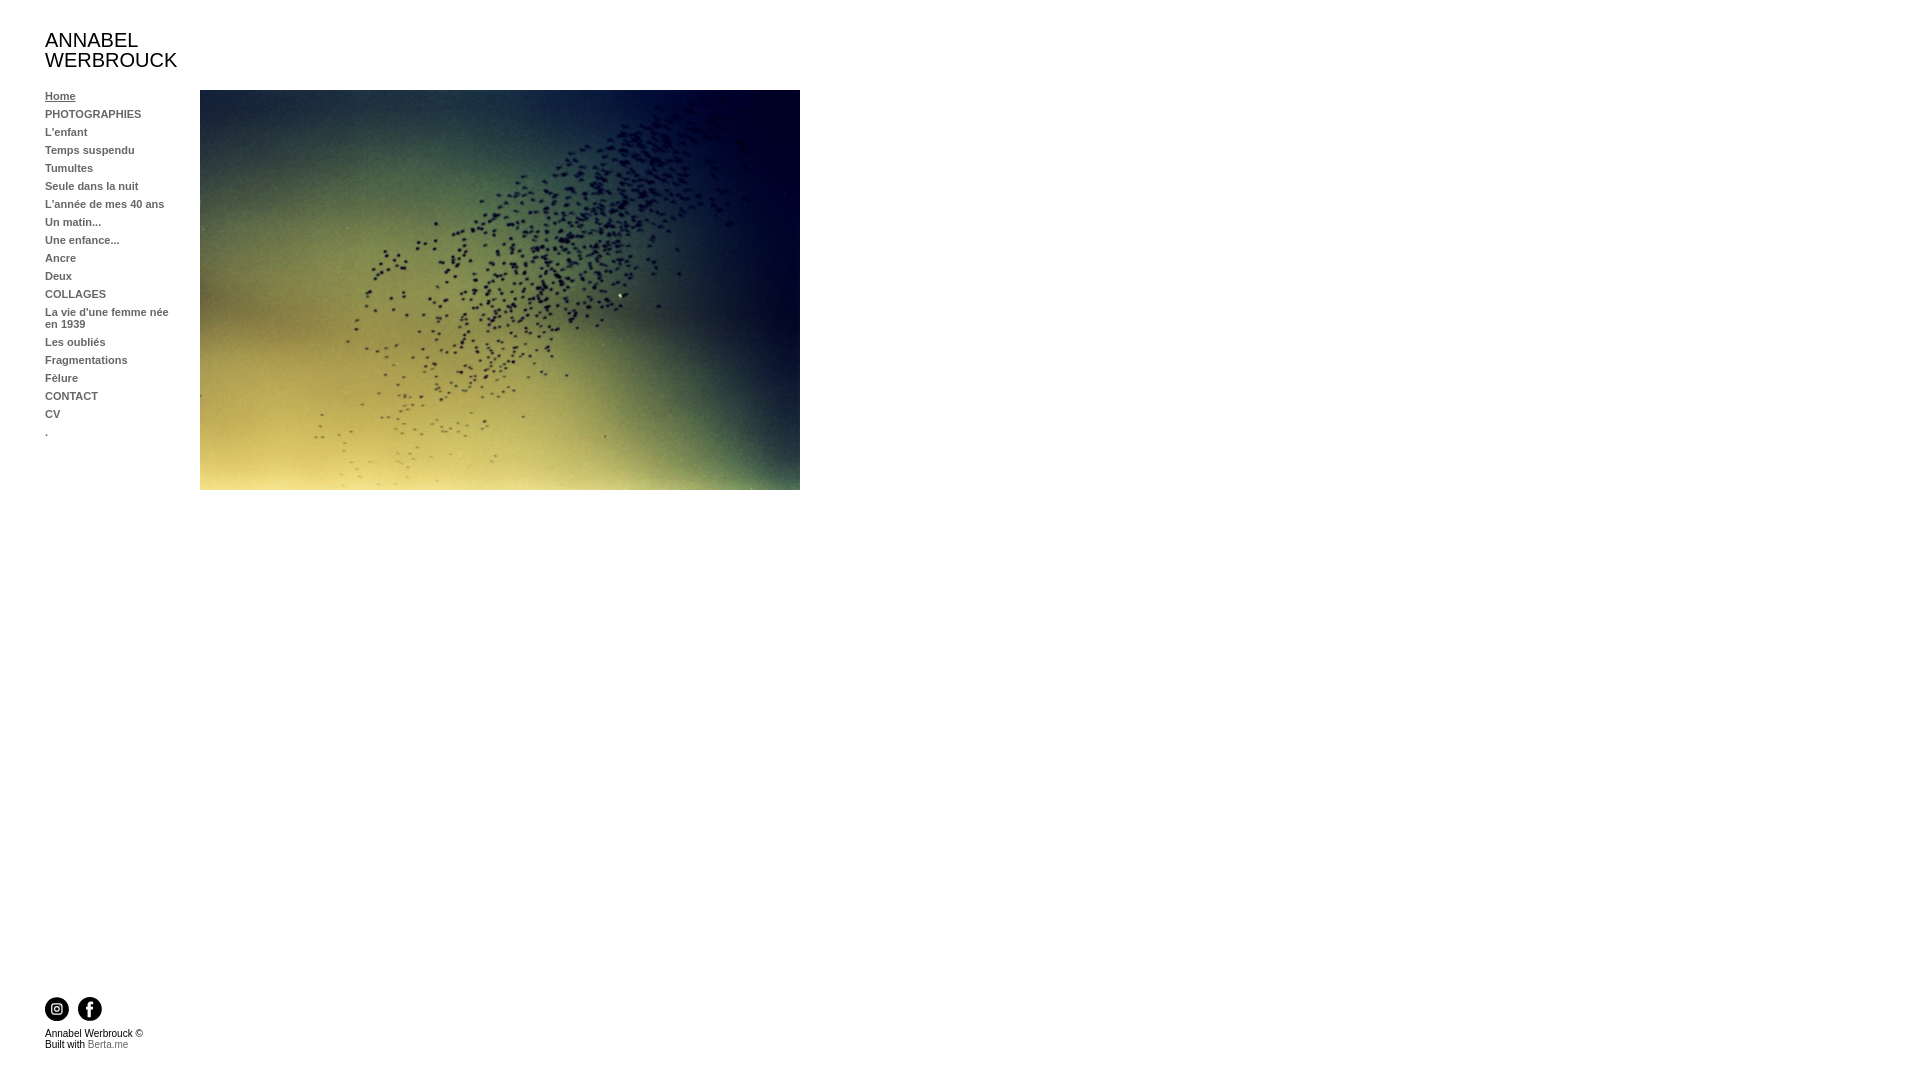  What do you see at coordinates (66, 131) in the screenshot?
I see `'L'enfant'` at bounding box center [66, 131].